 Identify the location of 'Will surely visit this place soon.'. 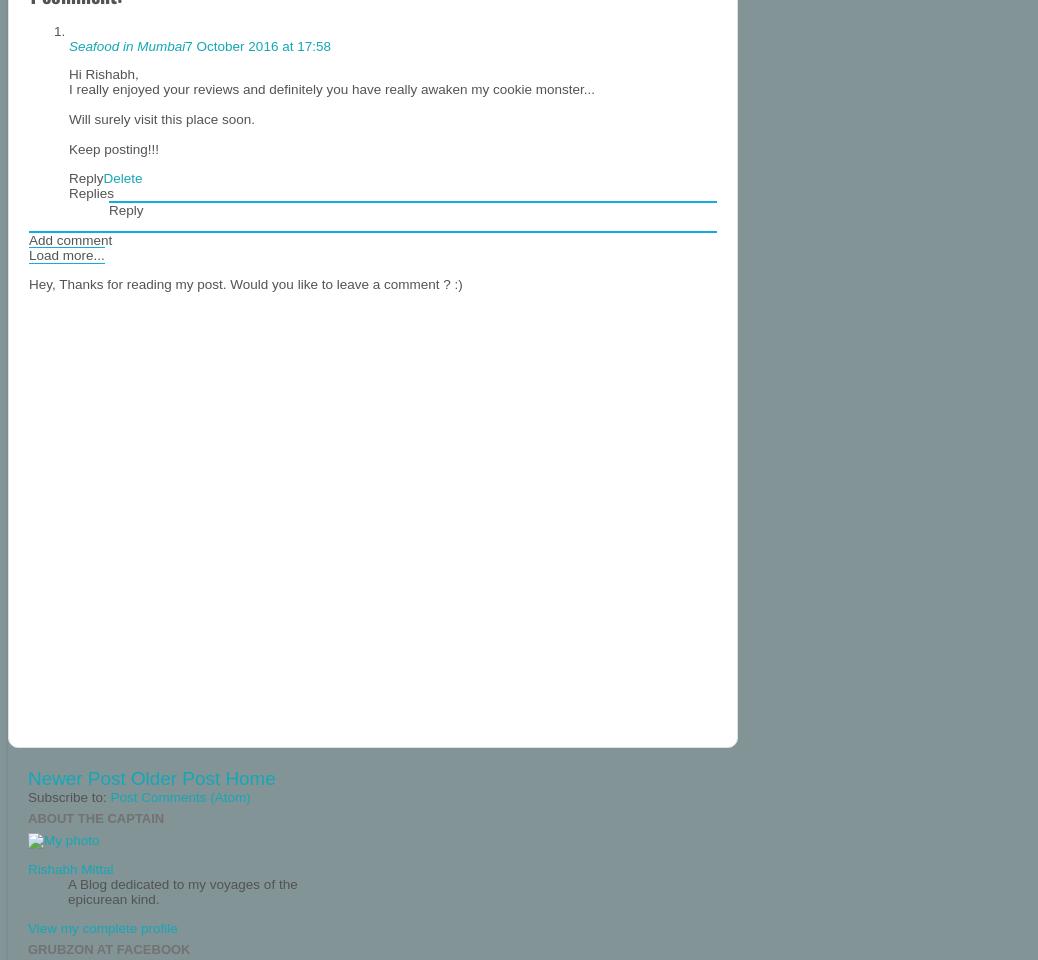
(161, 119).